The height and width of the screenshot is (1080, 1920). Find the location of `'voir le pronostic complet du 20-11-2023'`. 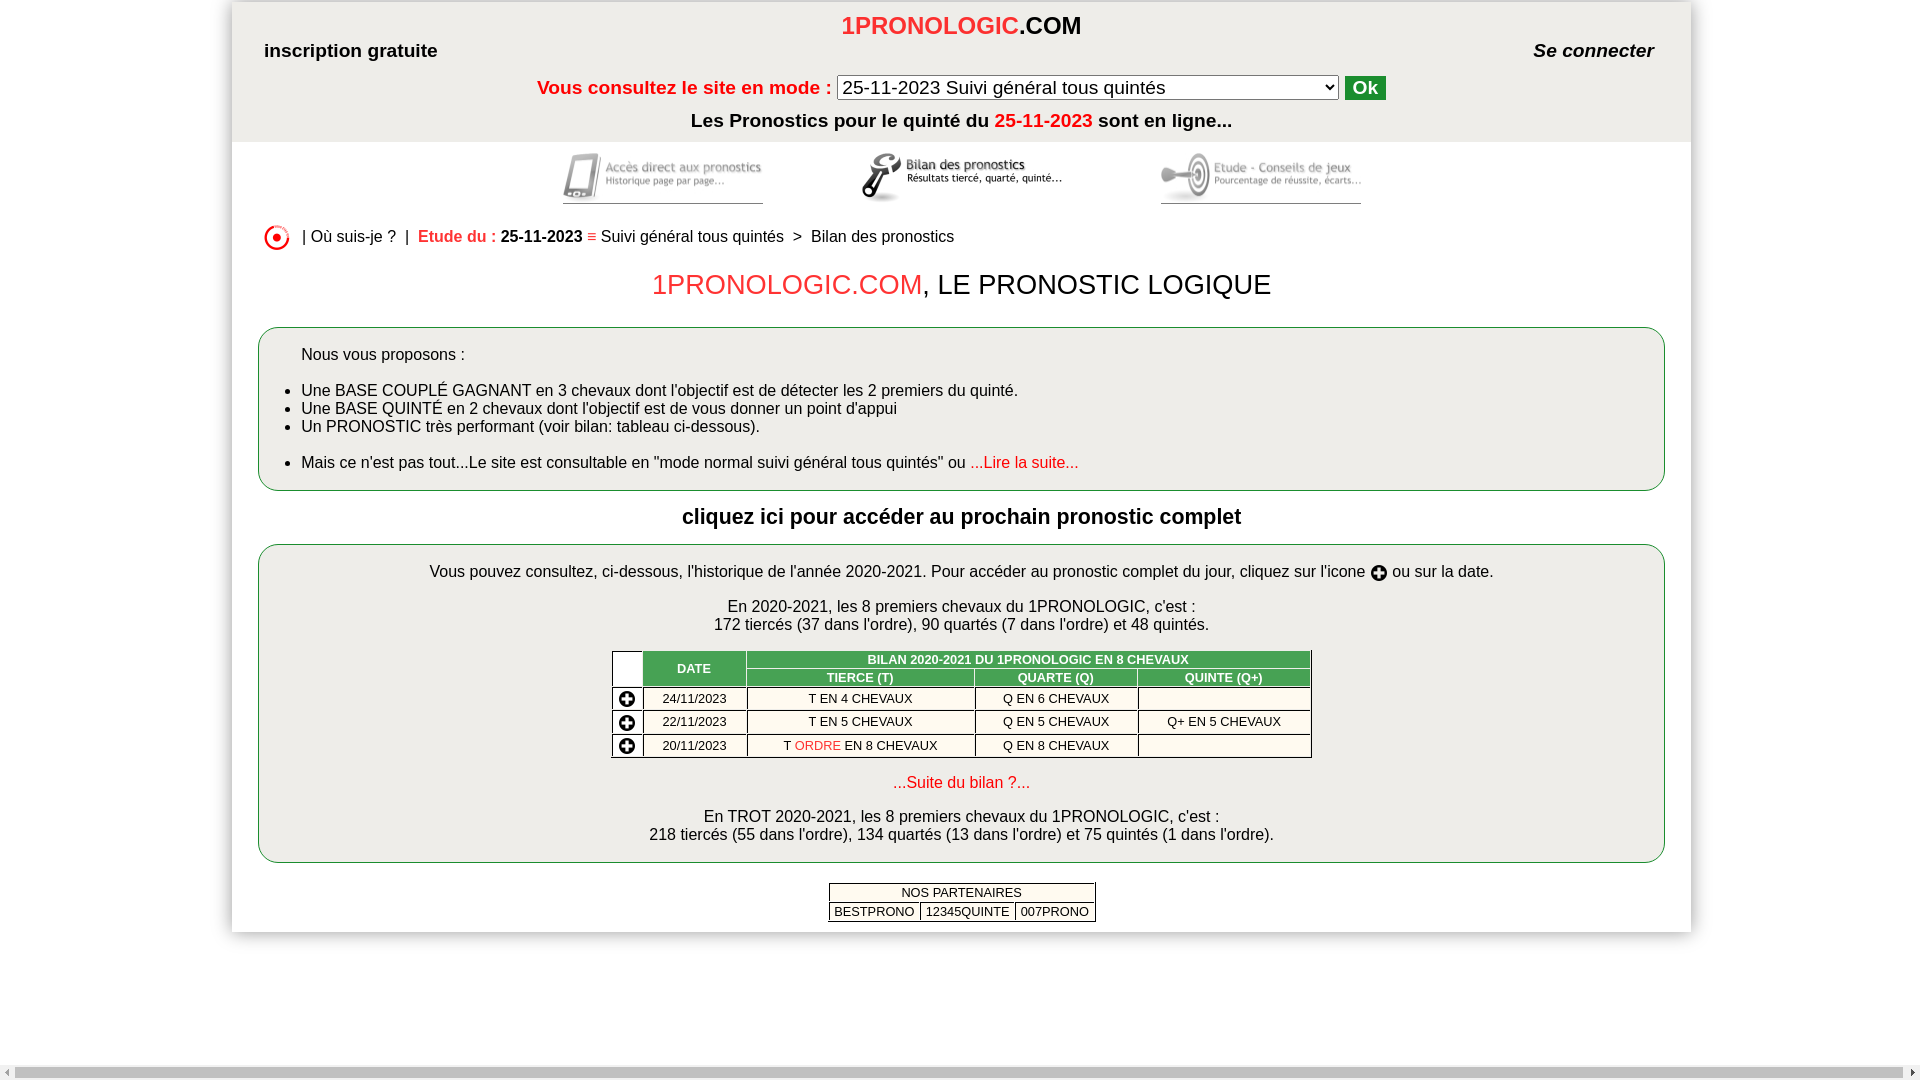

'voir le pronostic complet du 20-11-2023' is located at coordinates (626, 744).